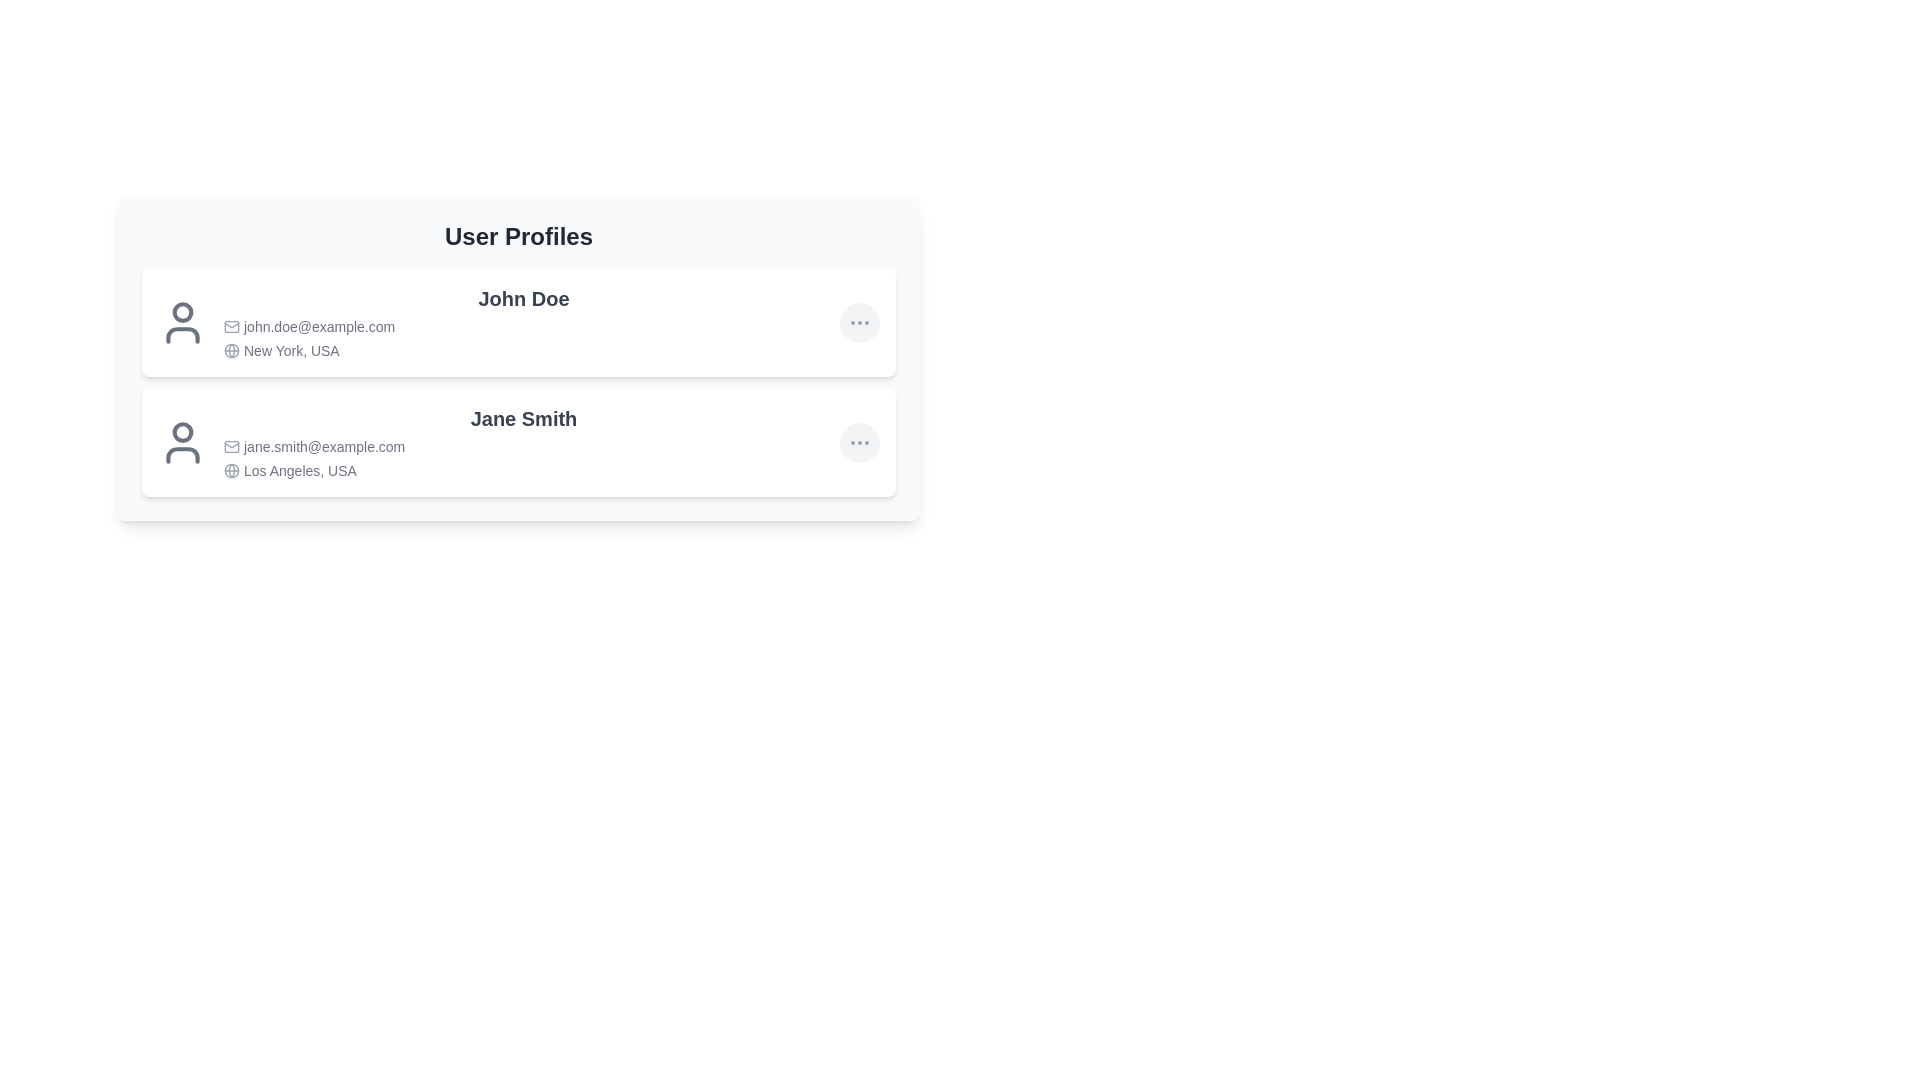  I want to click on the ellipsis button for John Doe's profile to view more details, so click(859, 322).